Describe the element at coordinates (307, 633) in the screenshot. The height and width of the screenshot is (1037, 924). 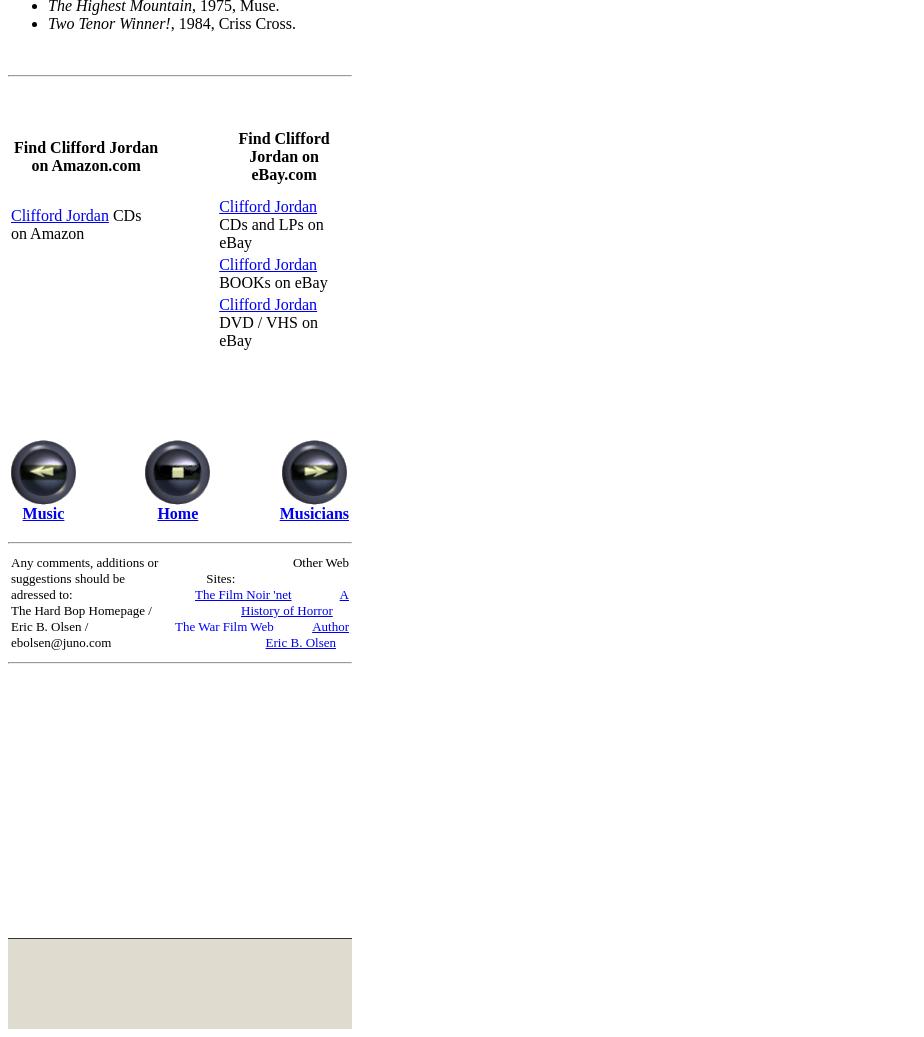
I see `'Author Eric B. Olsen'` at that location.